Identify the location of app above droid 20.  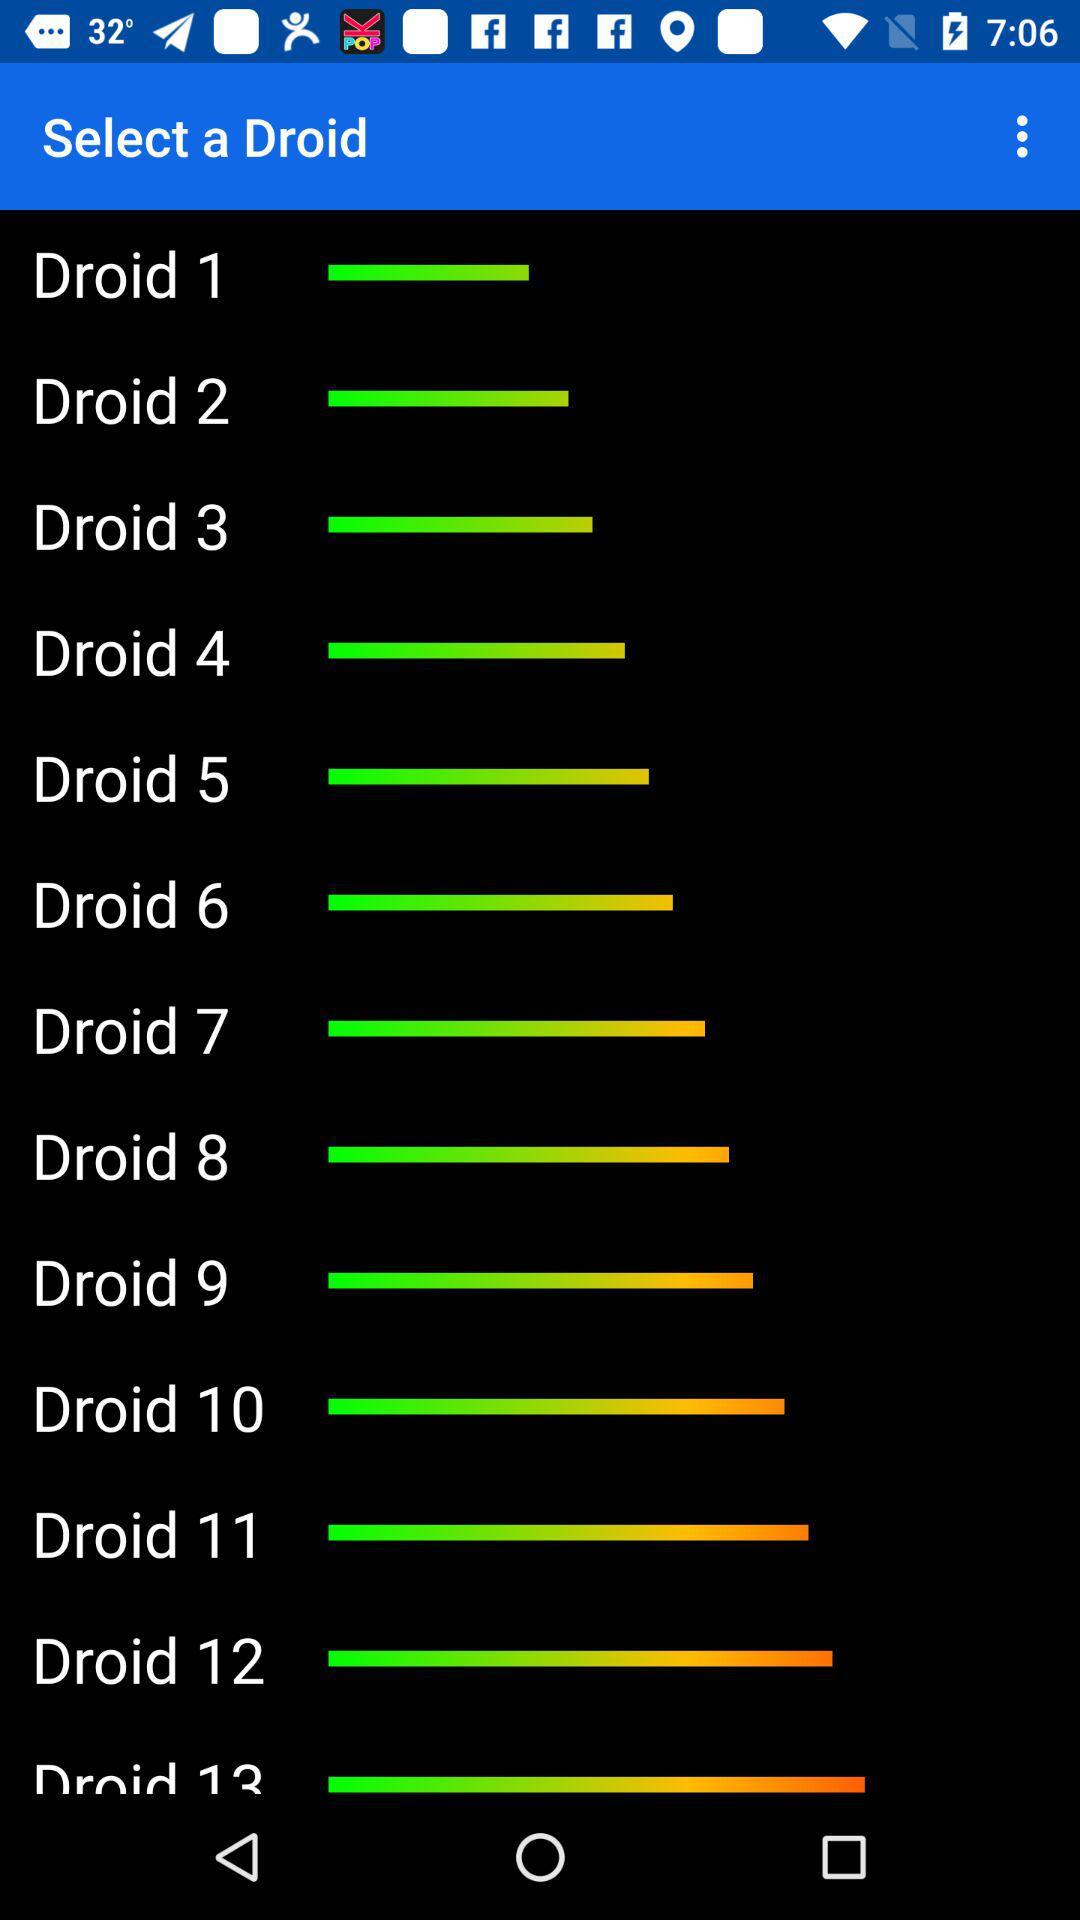
(147, 524).